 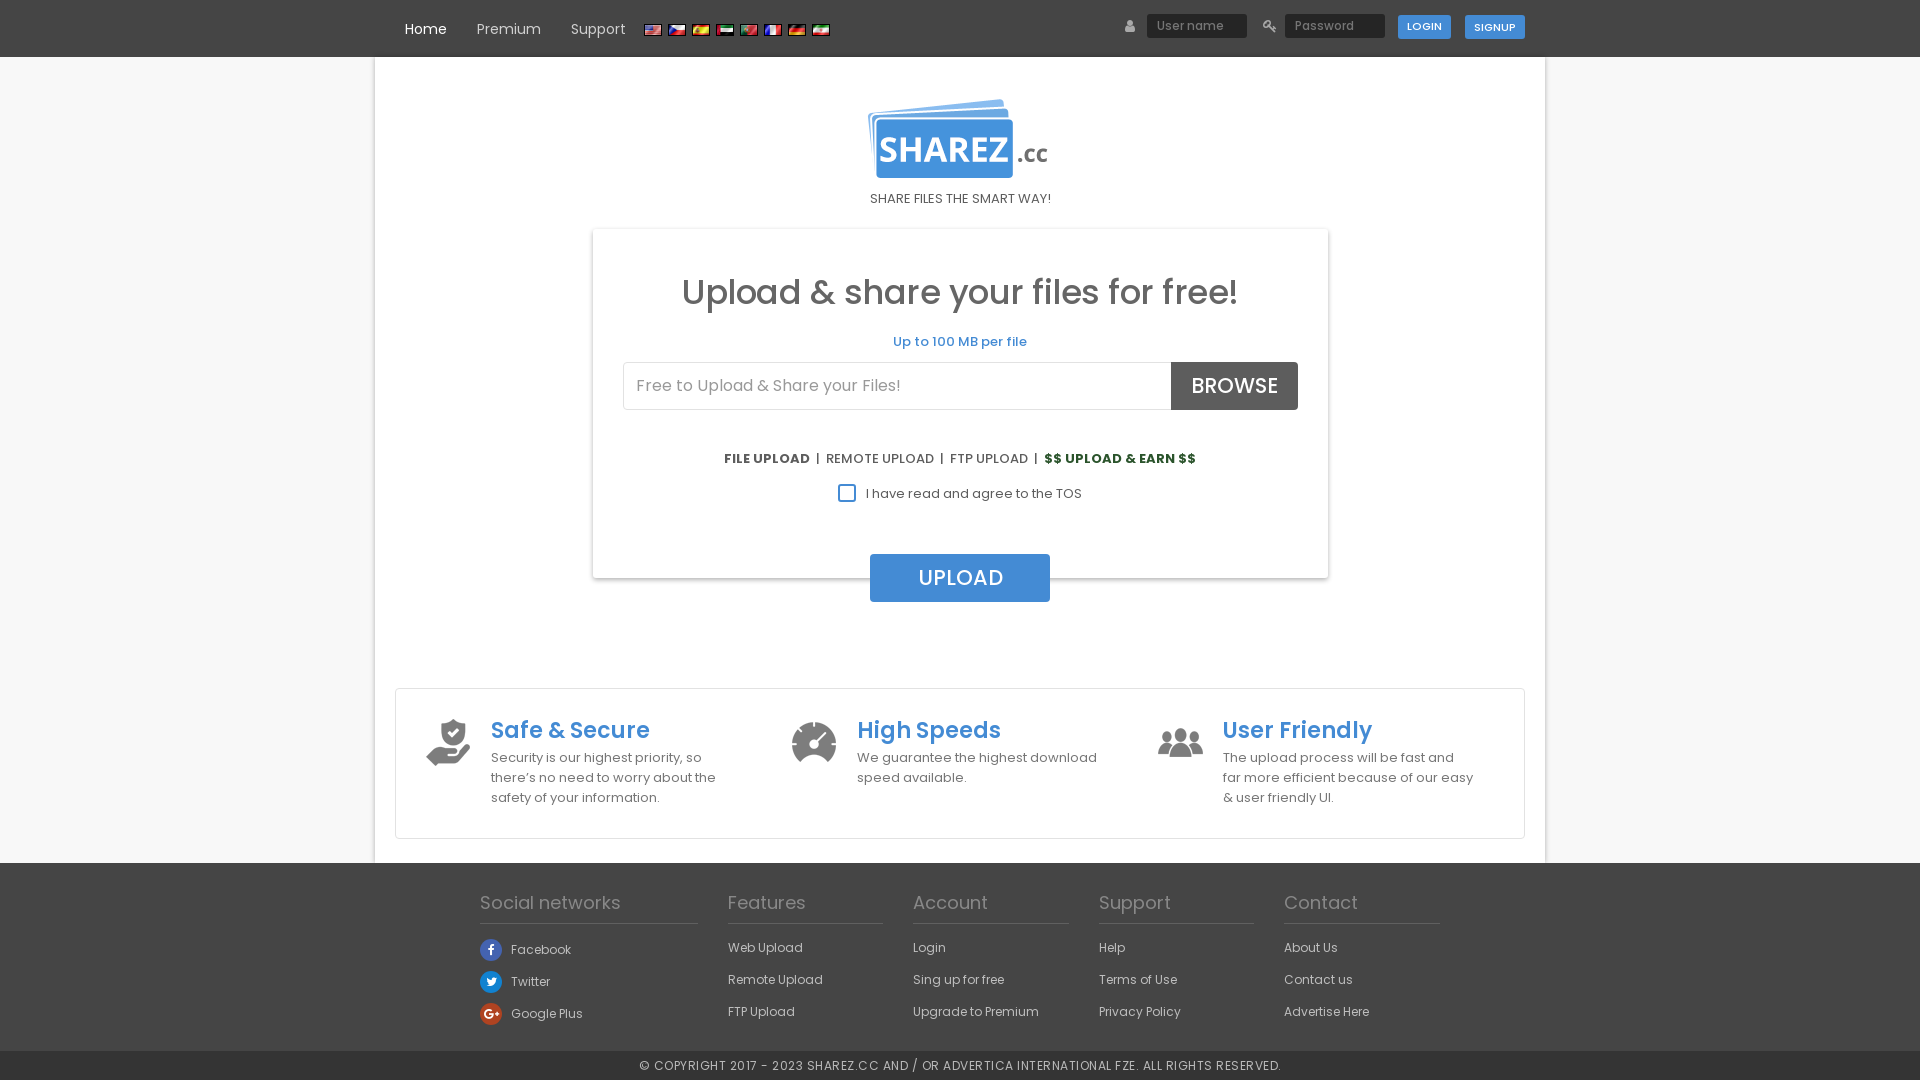 What do you see at coordinates (766, 458) in the screenshot?
I see `'FILE UPLOAD'` at bounding box center [766, 458].